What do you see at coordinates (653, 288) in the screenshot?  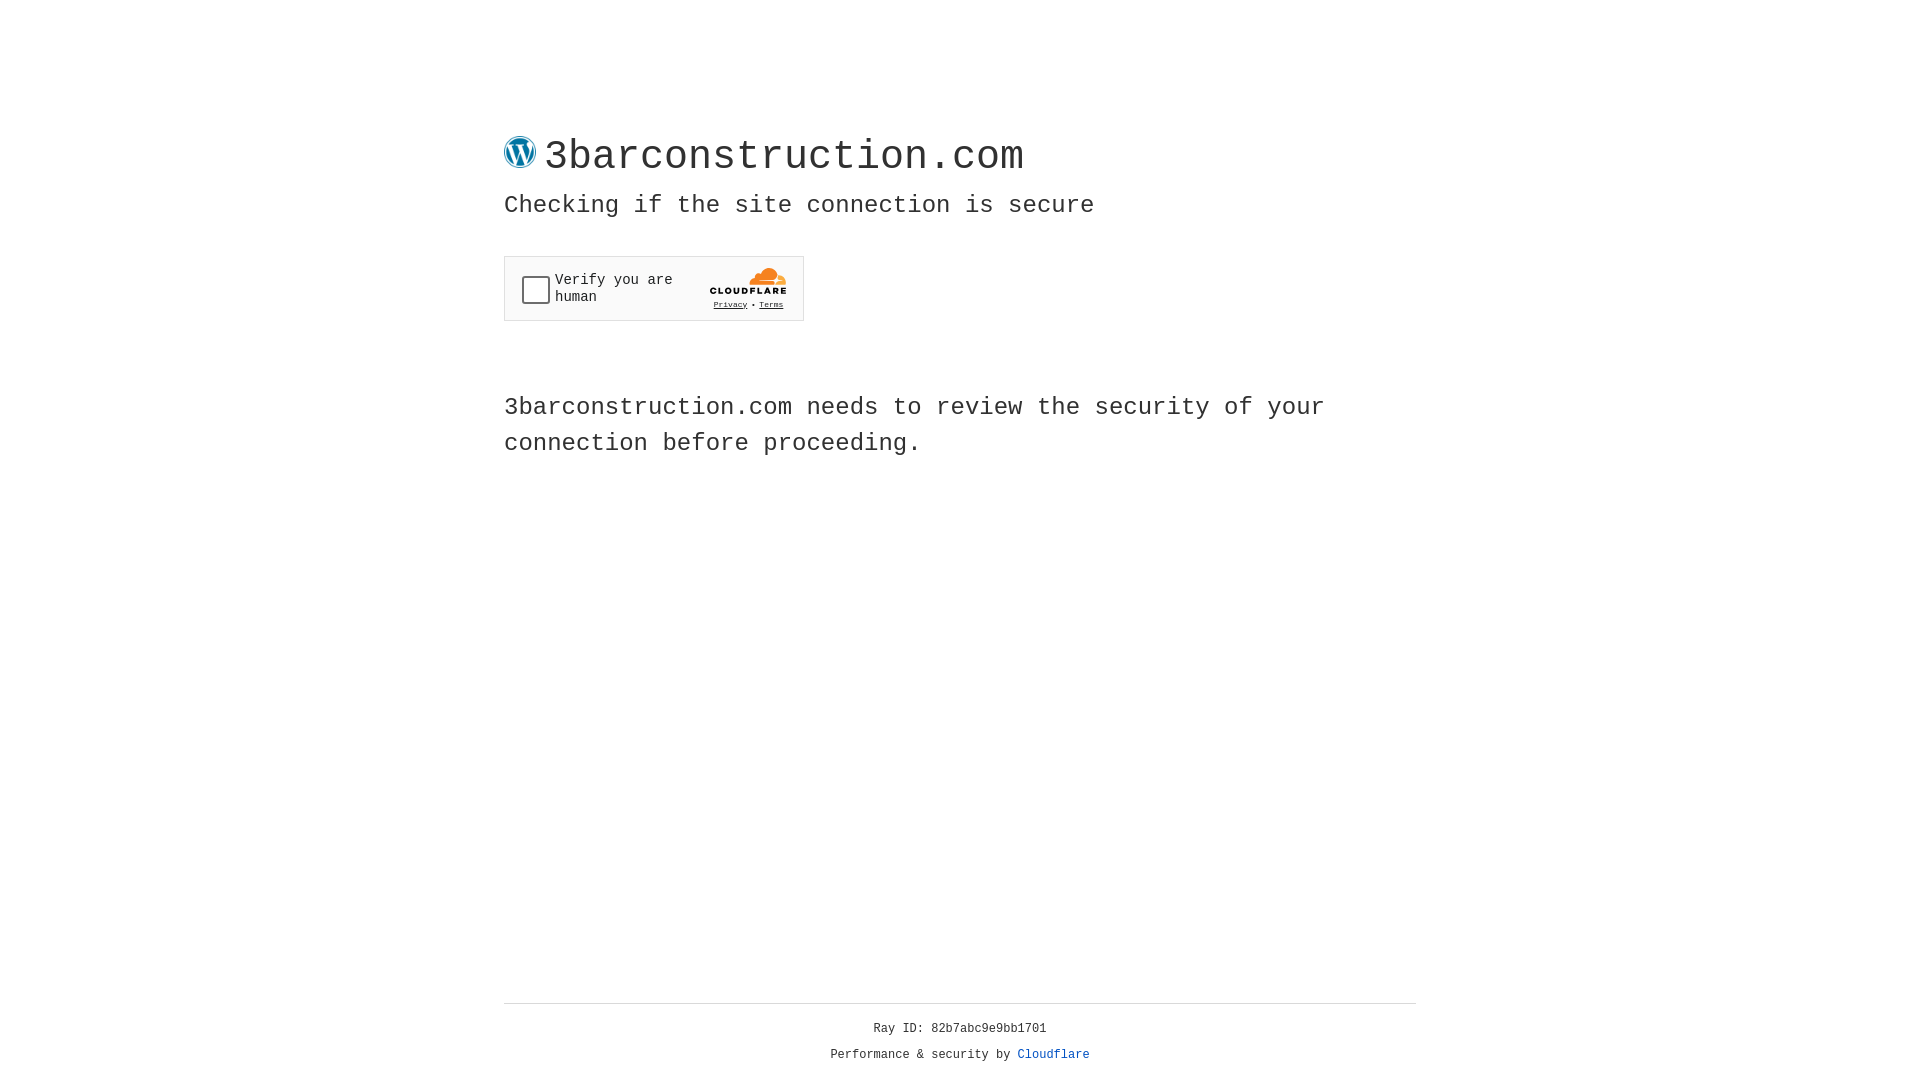 I see `'Widget containing a Cloudflare security challenge'` at bounding box center [653, 288].